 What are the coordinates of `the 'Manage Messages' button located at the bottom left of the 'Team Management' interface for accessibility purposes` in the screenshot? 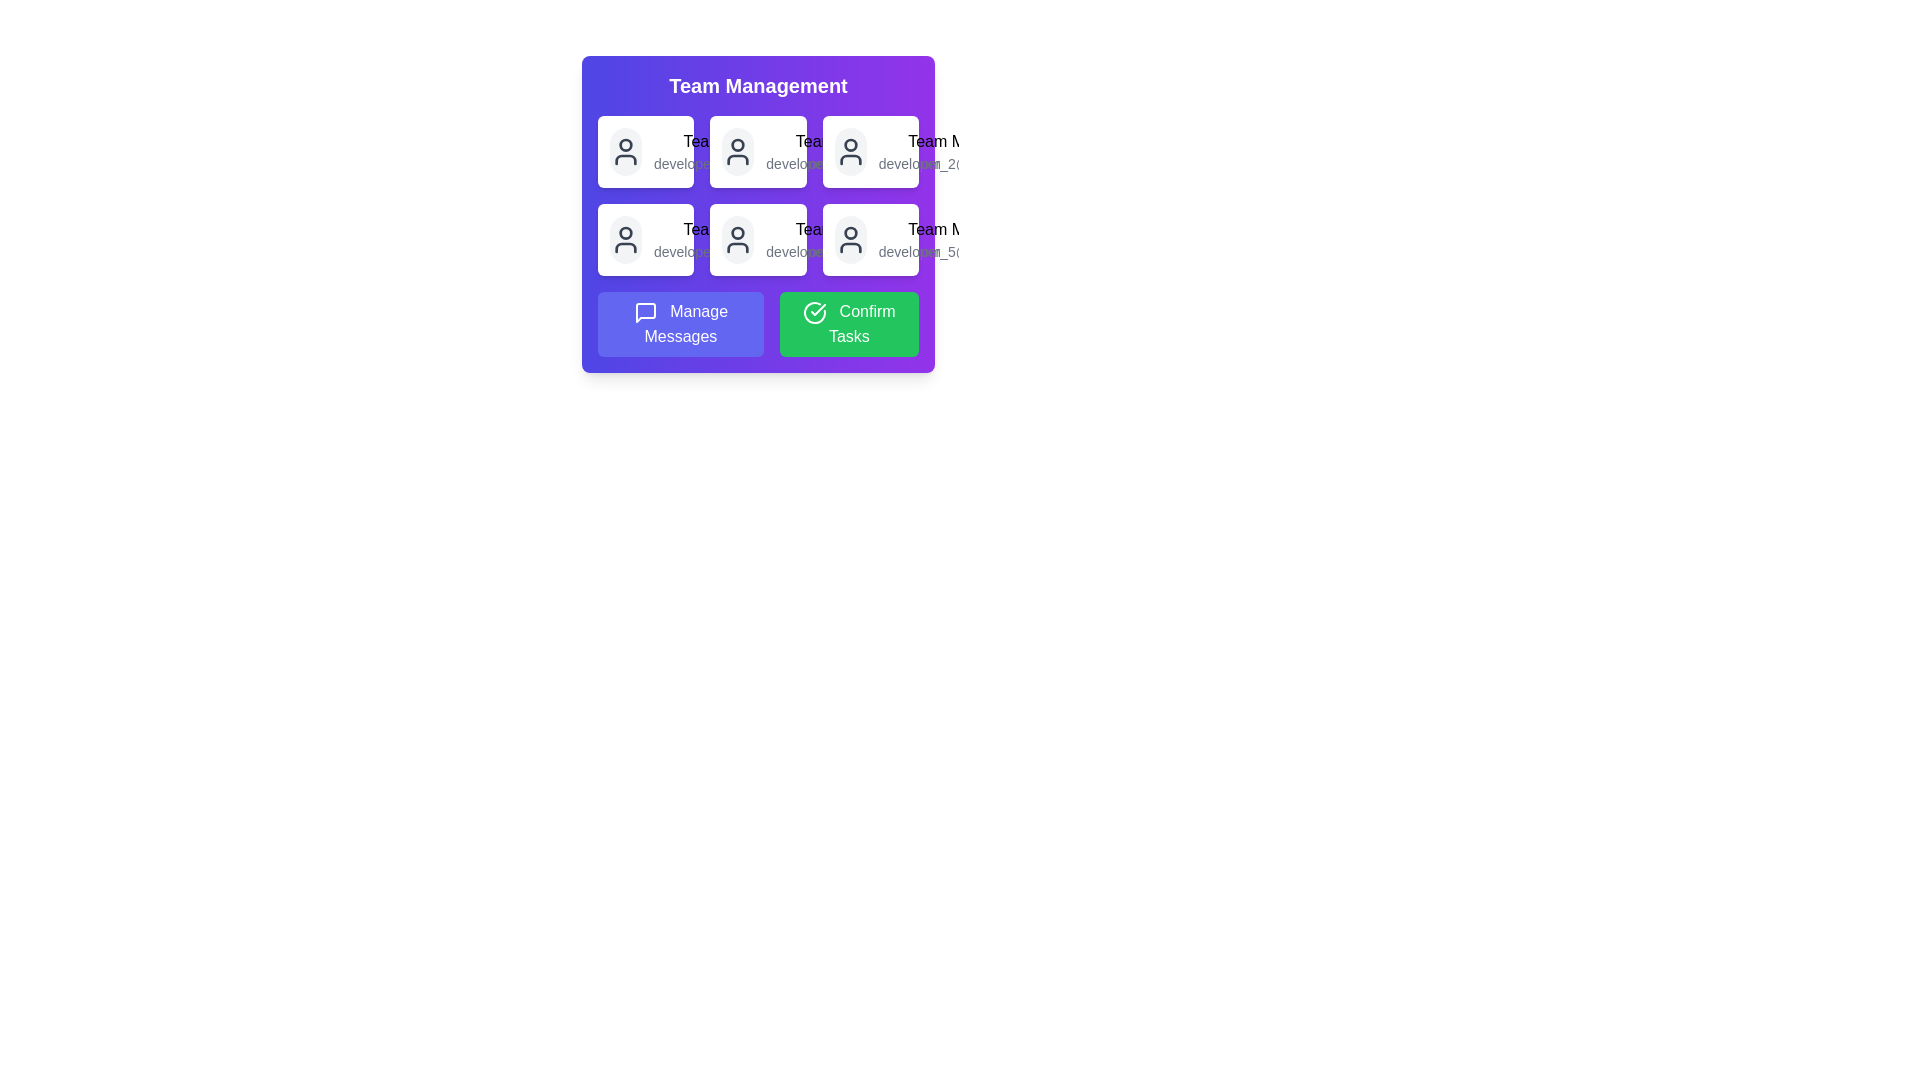 It's located at (680, 323).